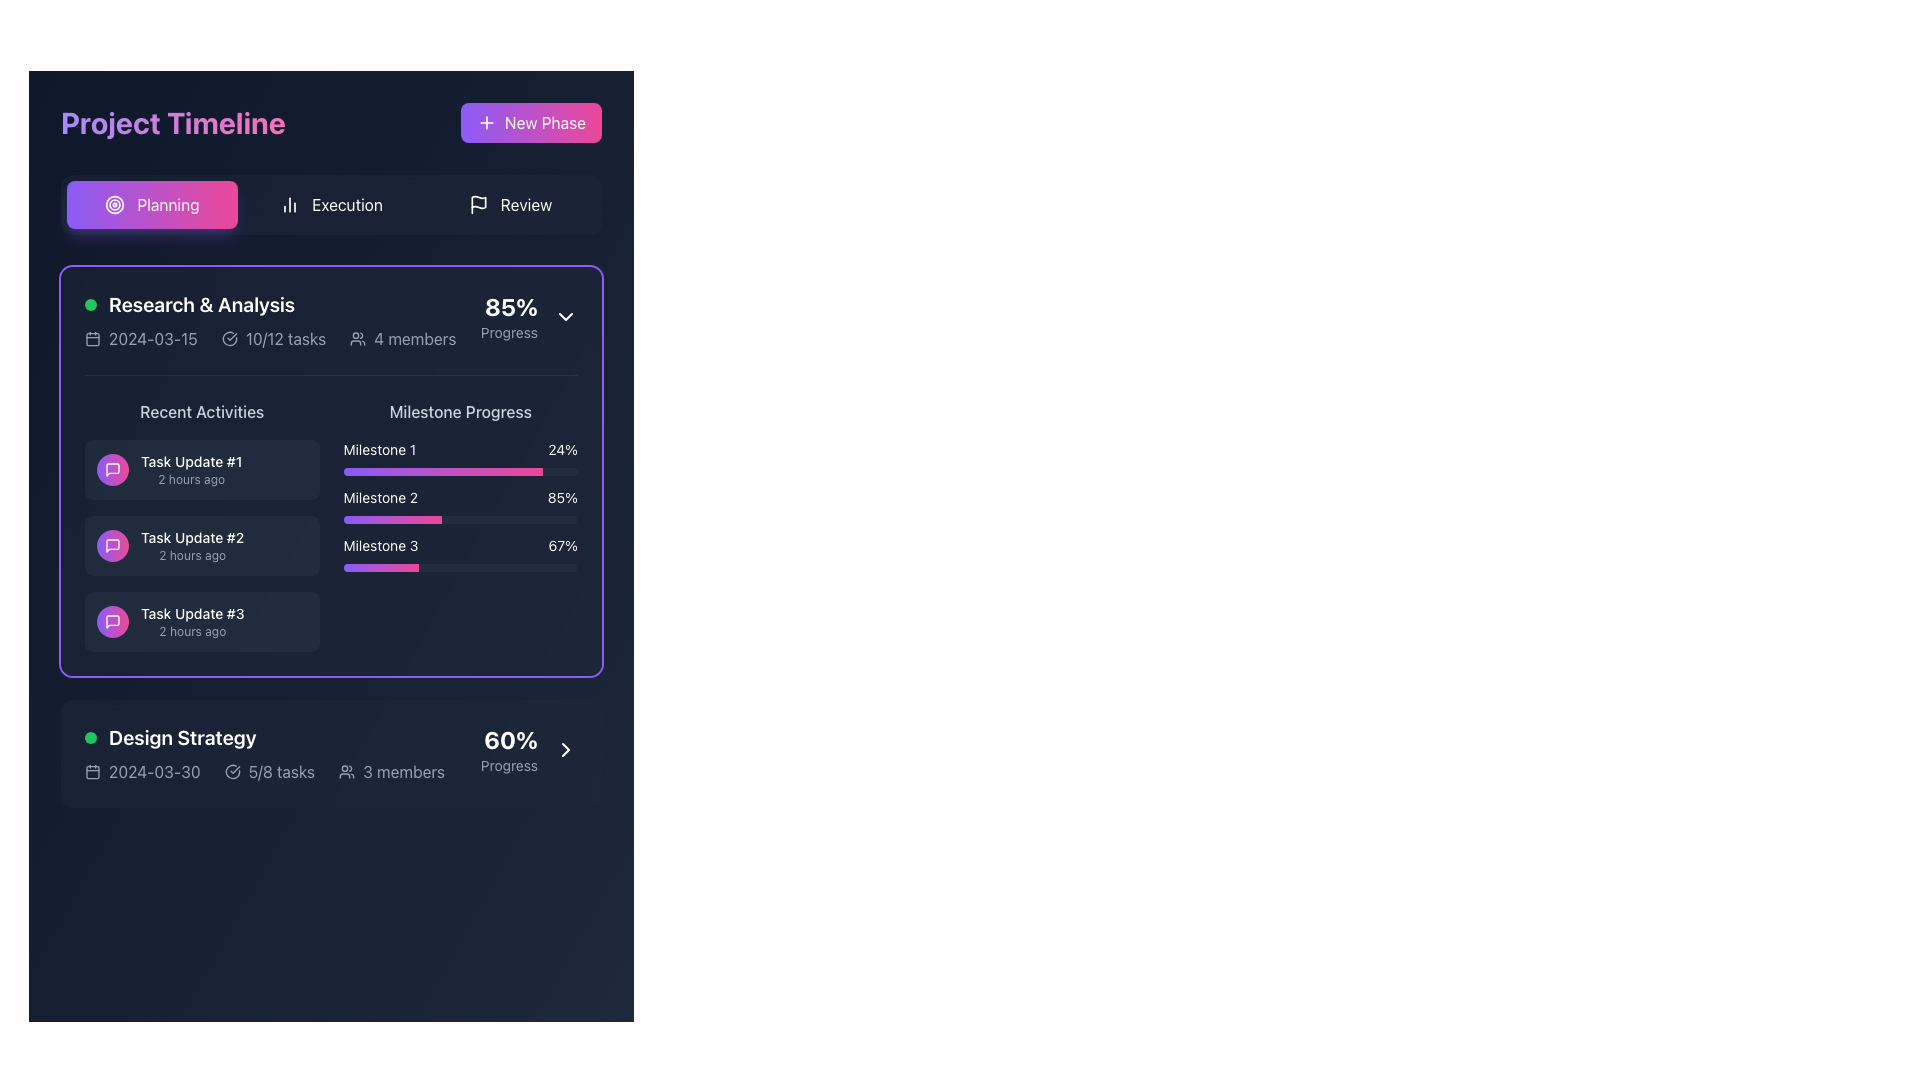 The width and height of the screenshot is (1920, 1080). Describe the element at coordinates (91, 770) in the screenshot. I see `the rectangular graphic element that represents a day or date field within the calendar icon located to the left of '2024-03-30' in the 'Design Strategy' section` at that location.